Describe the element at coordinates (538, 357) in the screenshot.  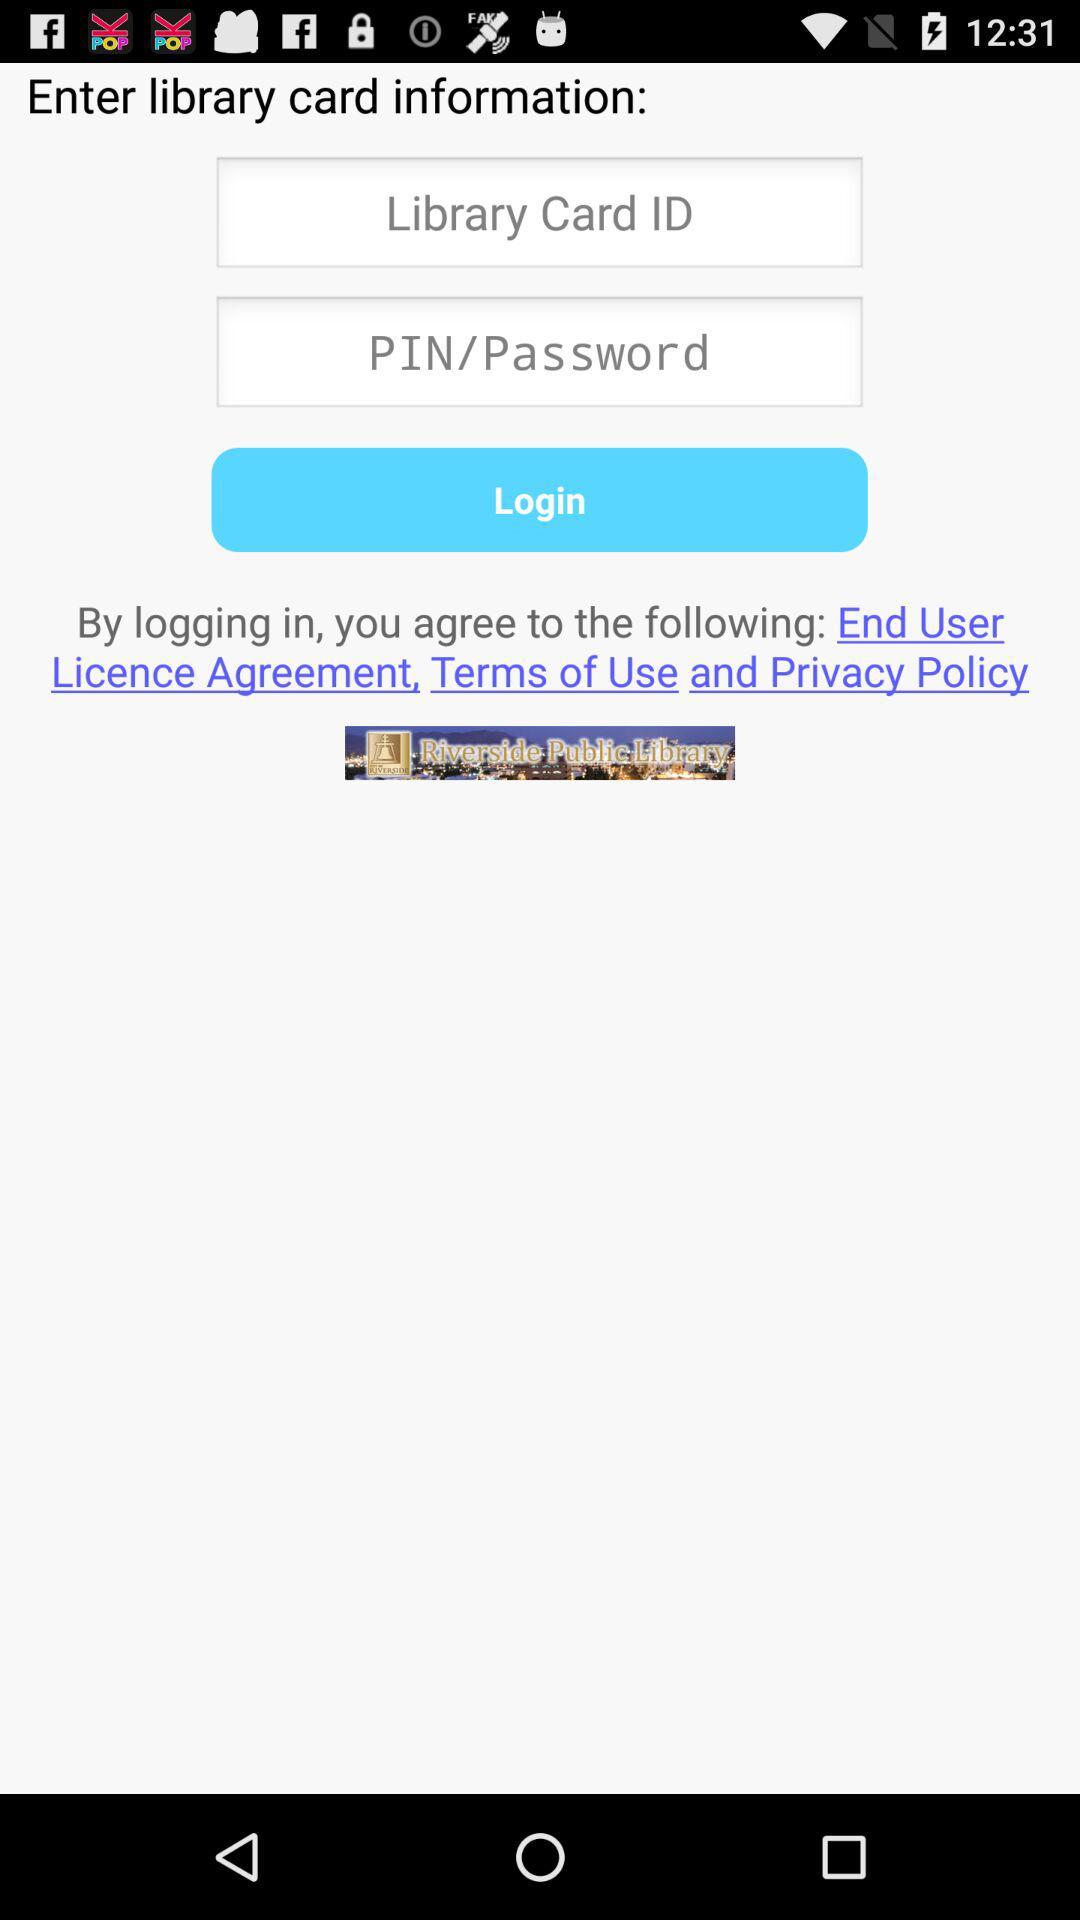
I see `pin or password` at that location.